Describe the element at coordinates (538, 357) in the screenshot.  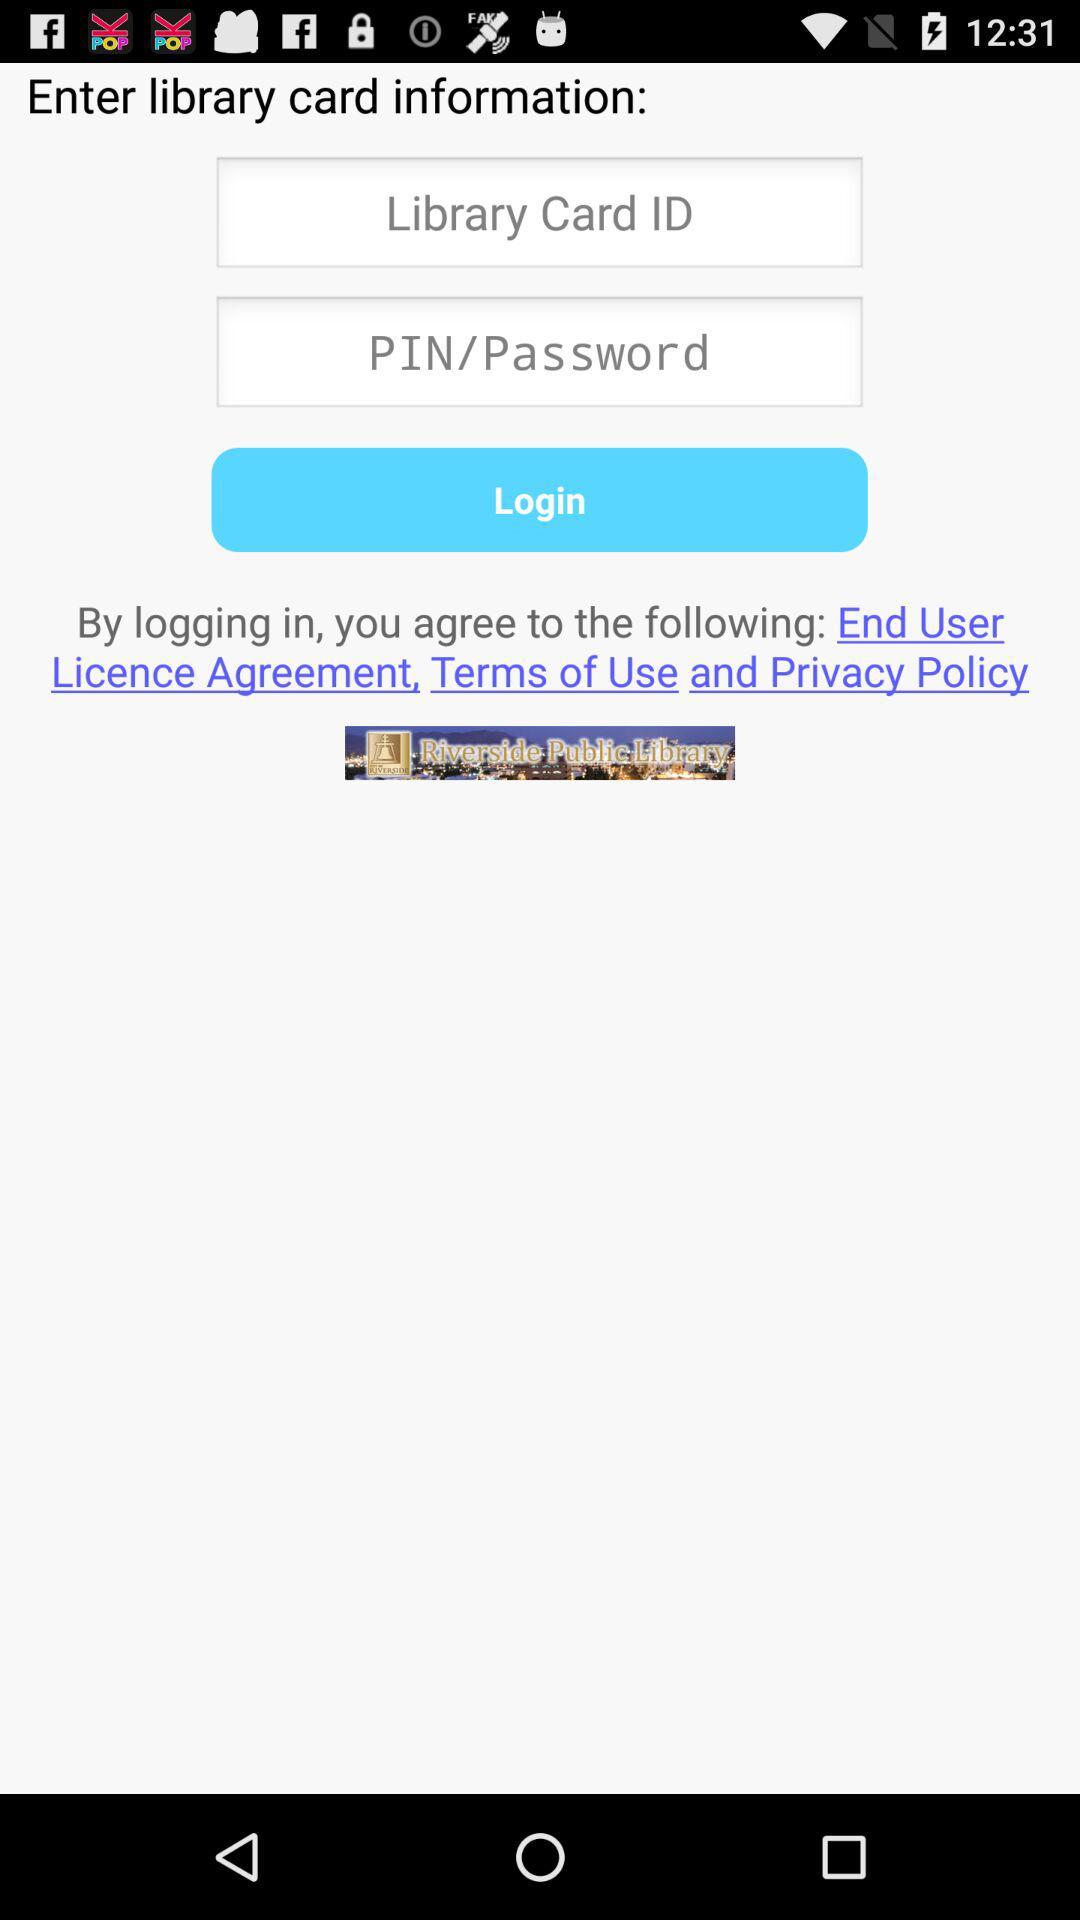
I see `pin or password` at that location.